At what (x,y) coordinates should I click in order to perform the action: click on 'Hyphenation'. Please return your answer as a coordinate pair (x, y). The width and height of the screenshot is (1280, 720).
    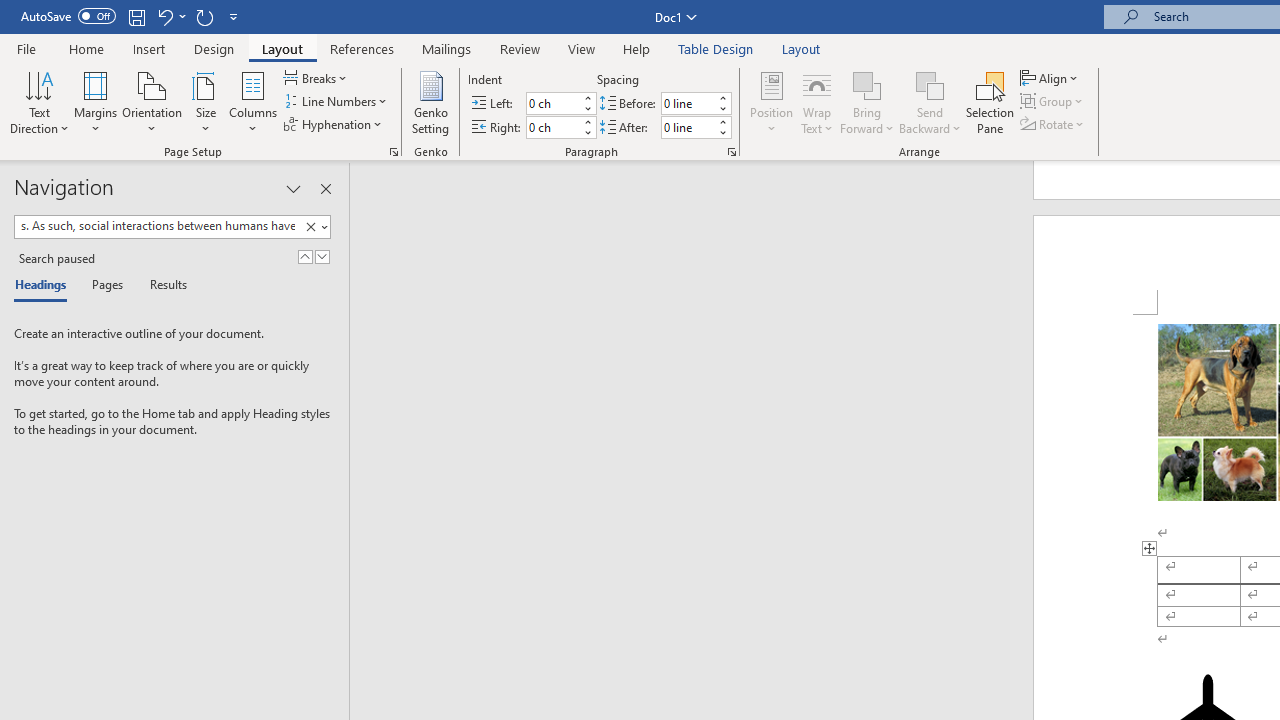
    Looking at the image, I should click on (334, 124).